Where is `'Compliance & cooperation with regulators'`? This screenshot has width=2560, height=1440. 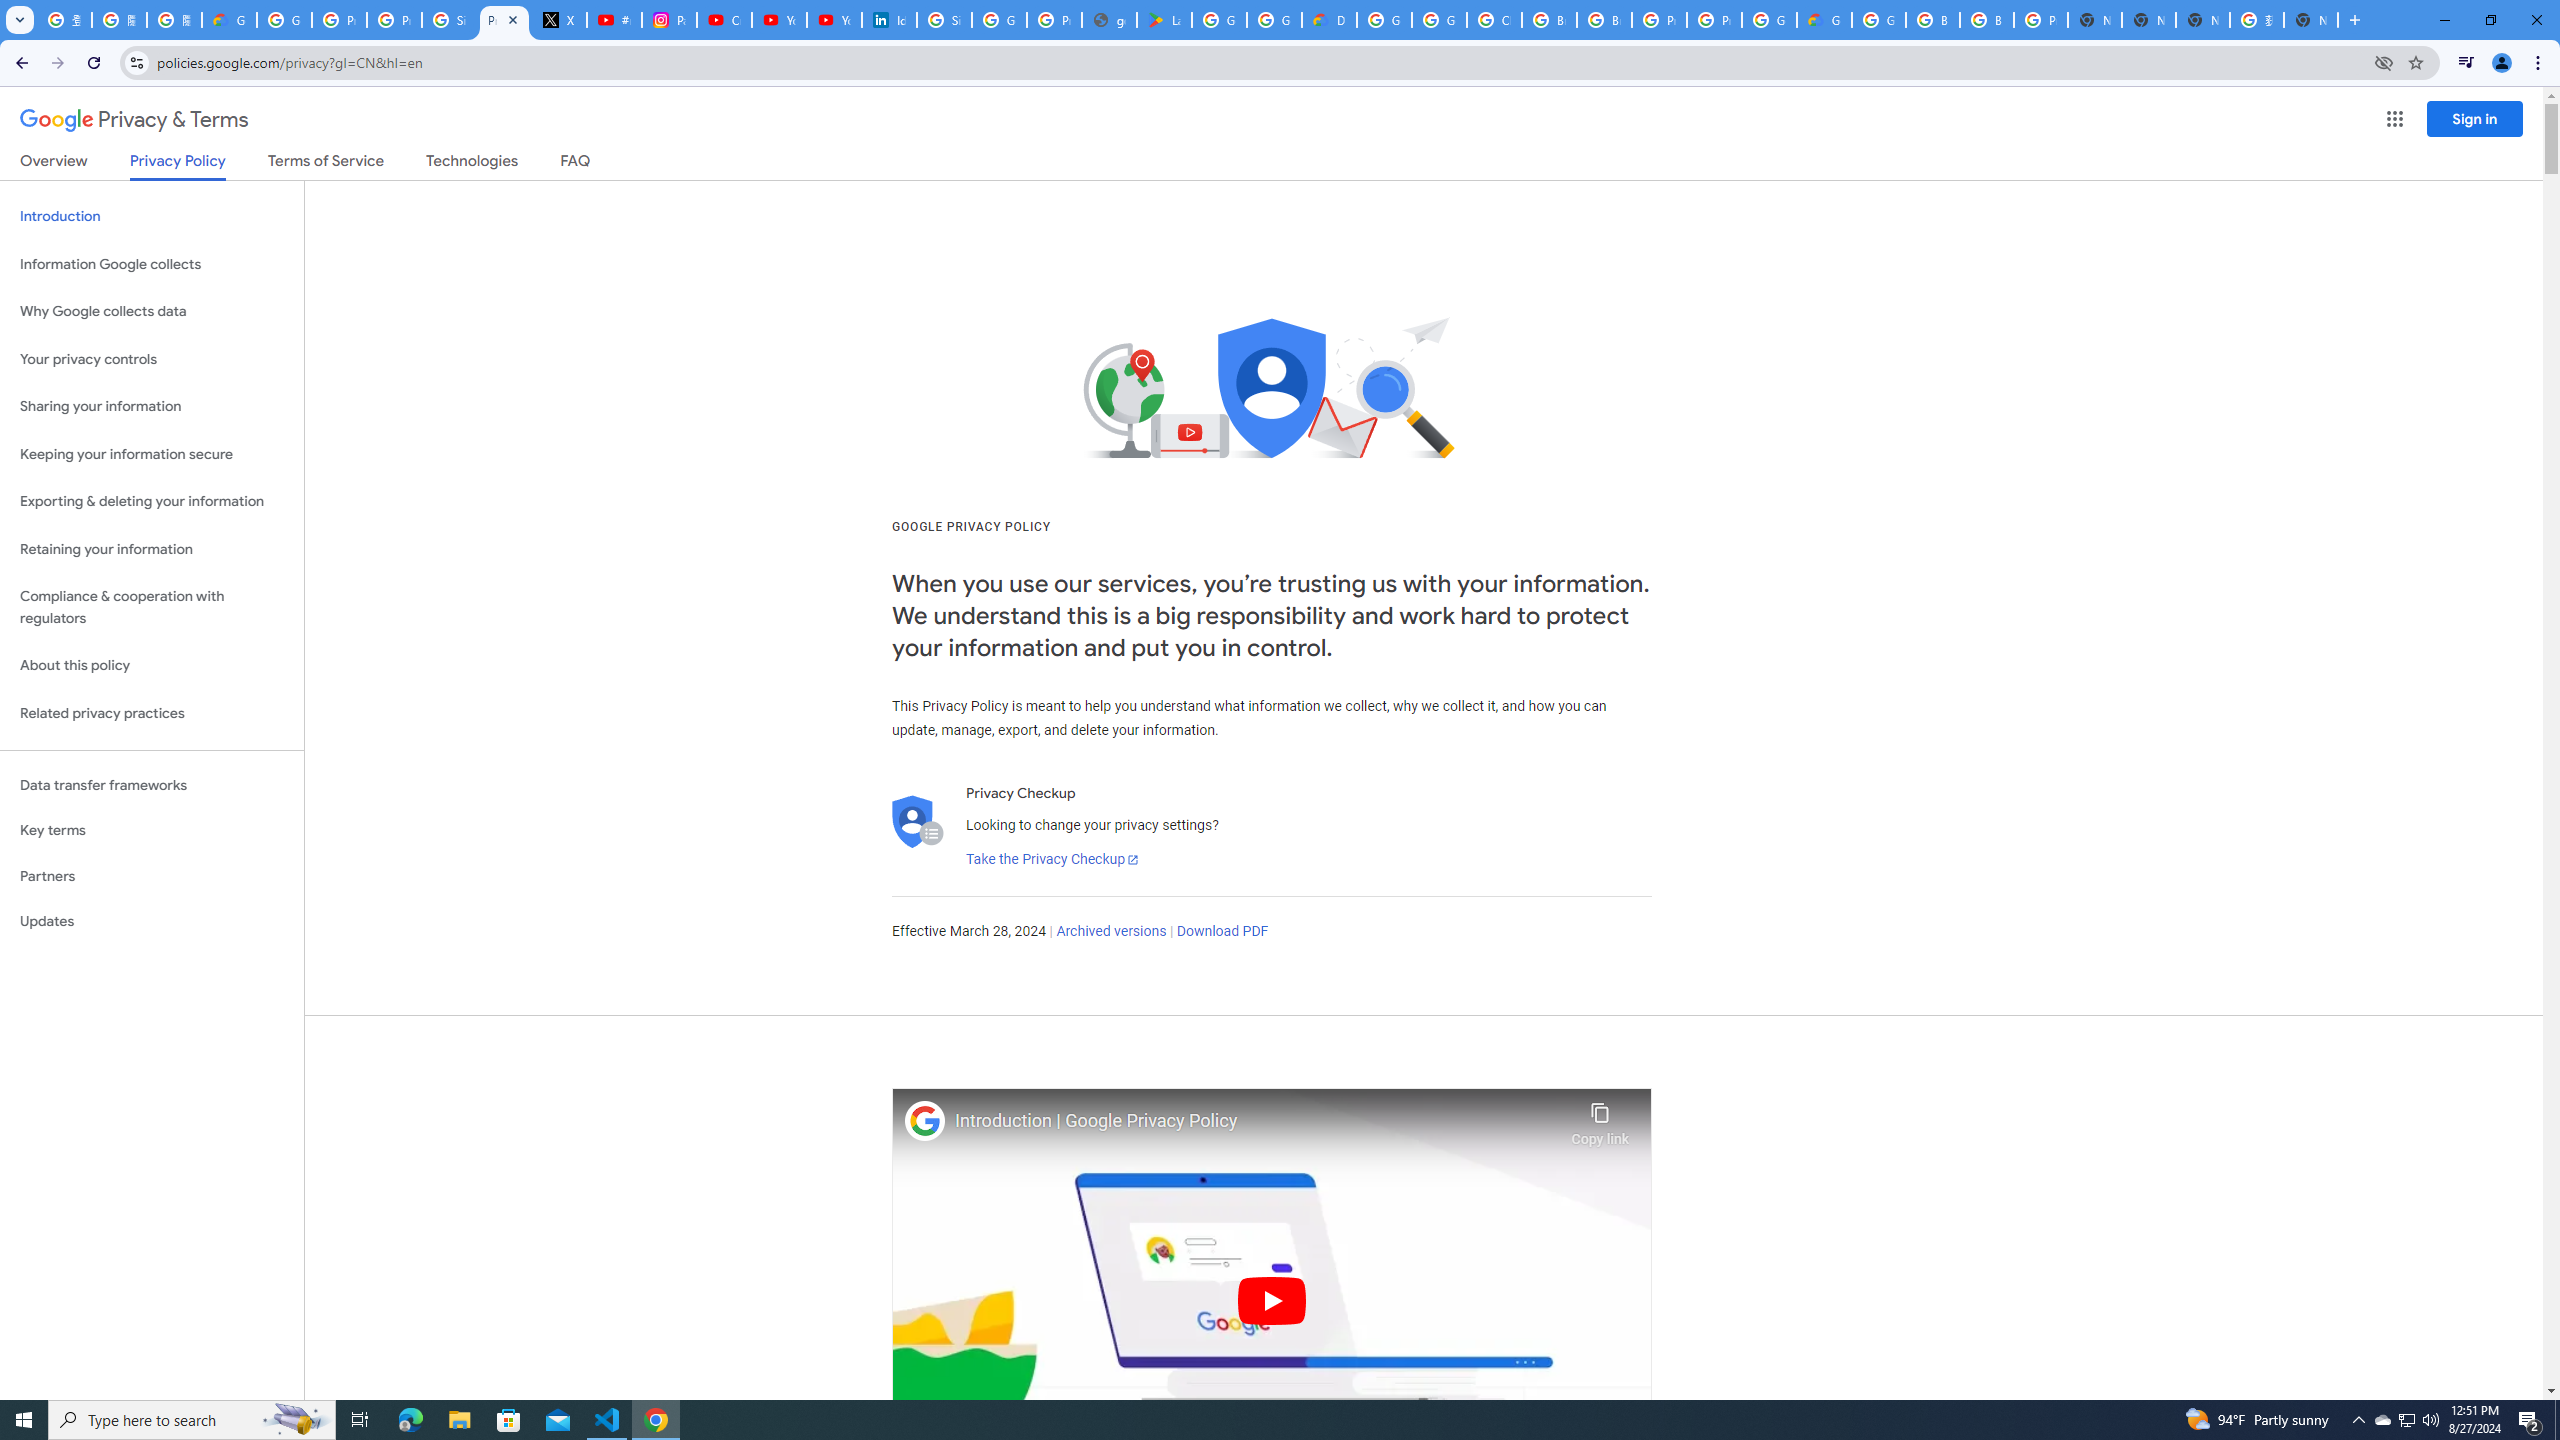 'Compliance & cooperation with regulators' is located at coordinates (151, 608).